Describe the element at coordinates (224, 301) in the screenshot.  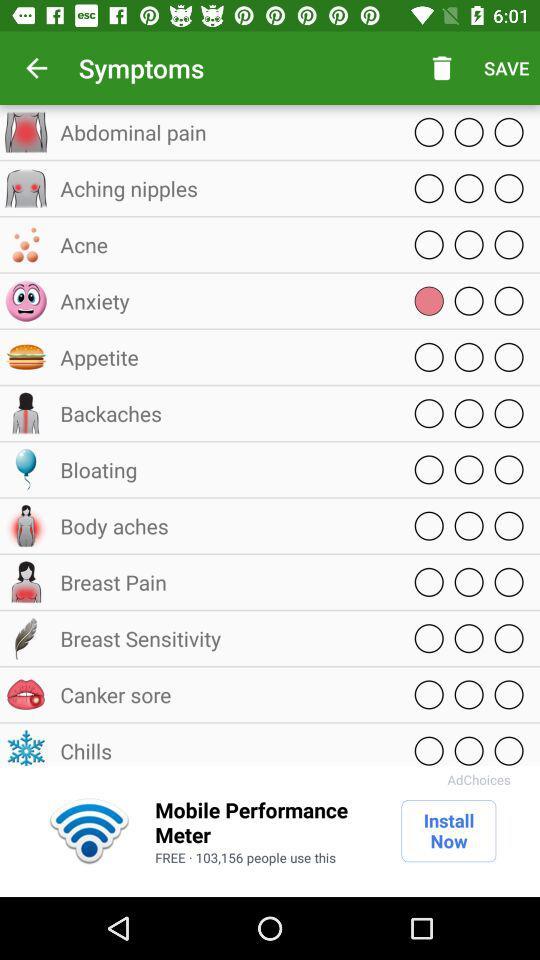
I see `the anxiety icon` at that location.